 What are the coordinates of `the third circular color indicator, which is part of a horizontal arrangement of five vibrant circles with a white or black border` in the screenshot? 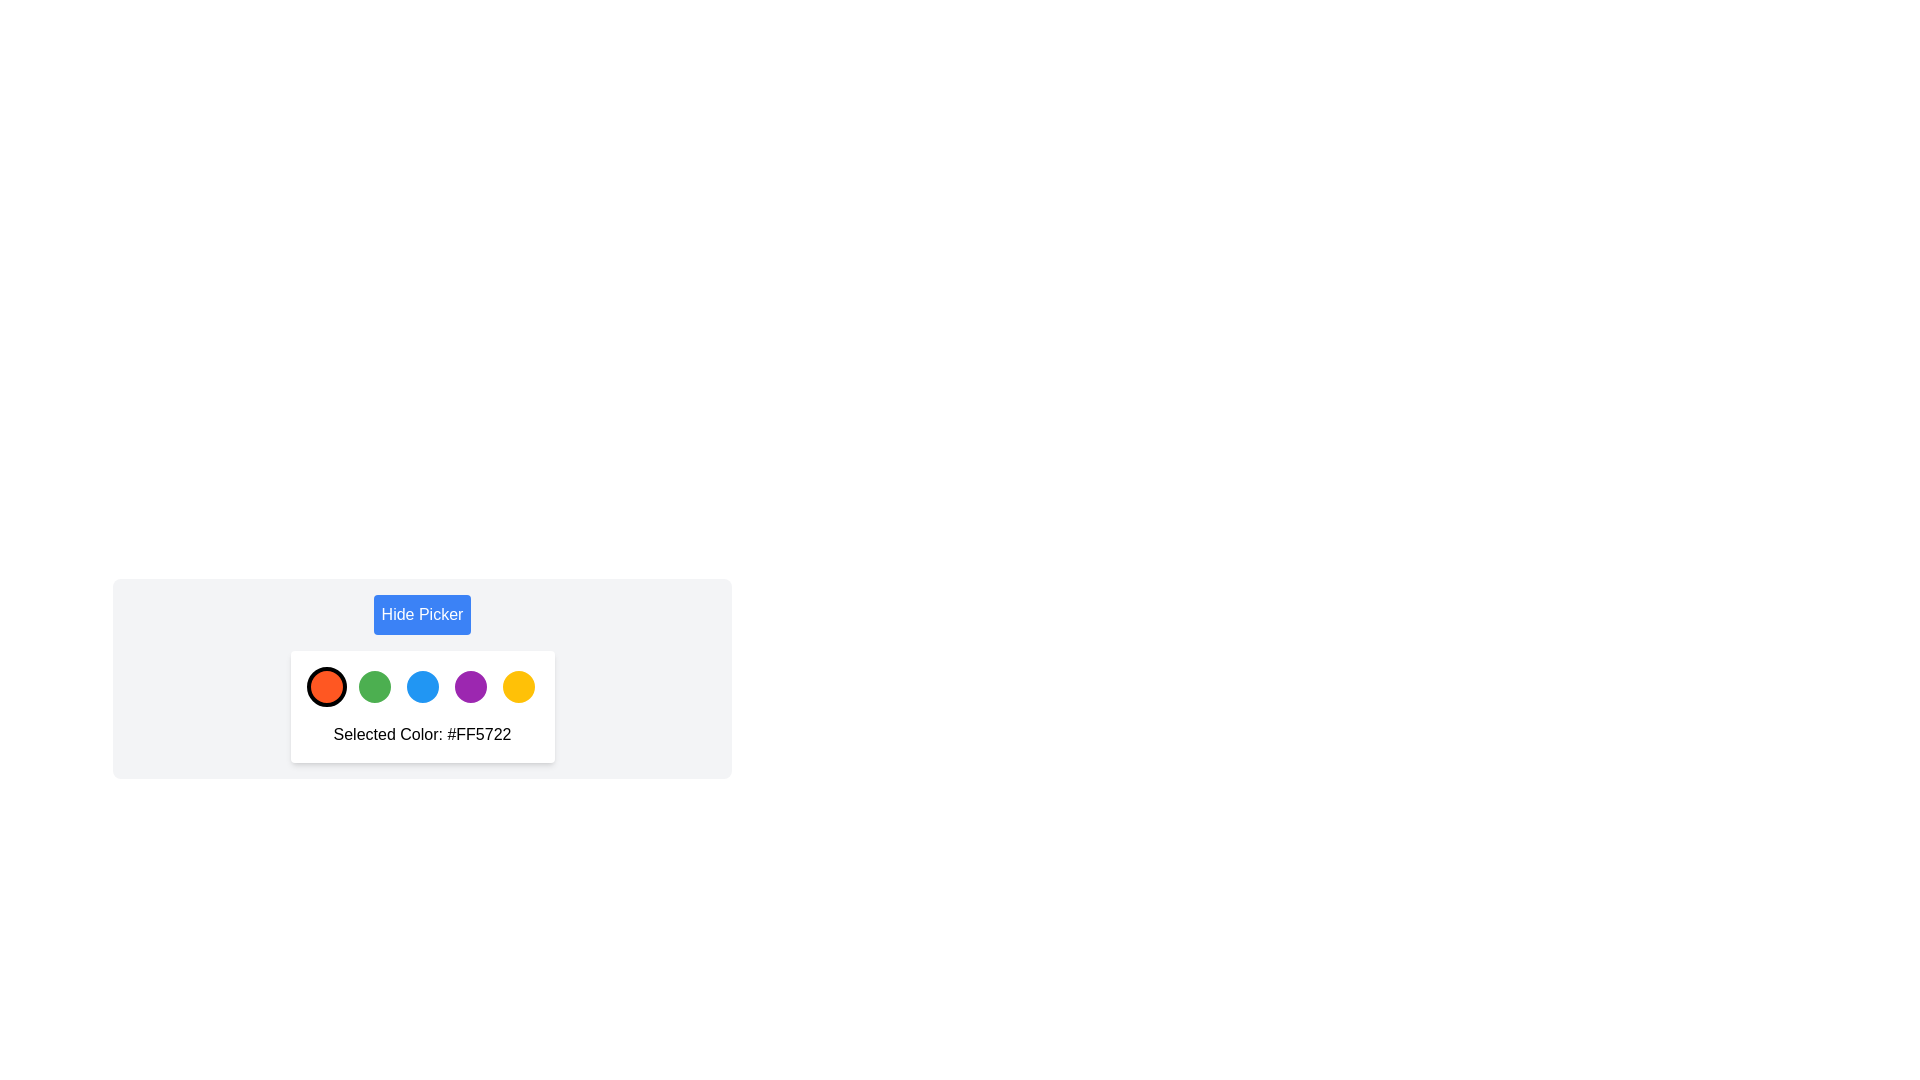 It's located at (421, 685).